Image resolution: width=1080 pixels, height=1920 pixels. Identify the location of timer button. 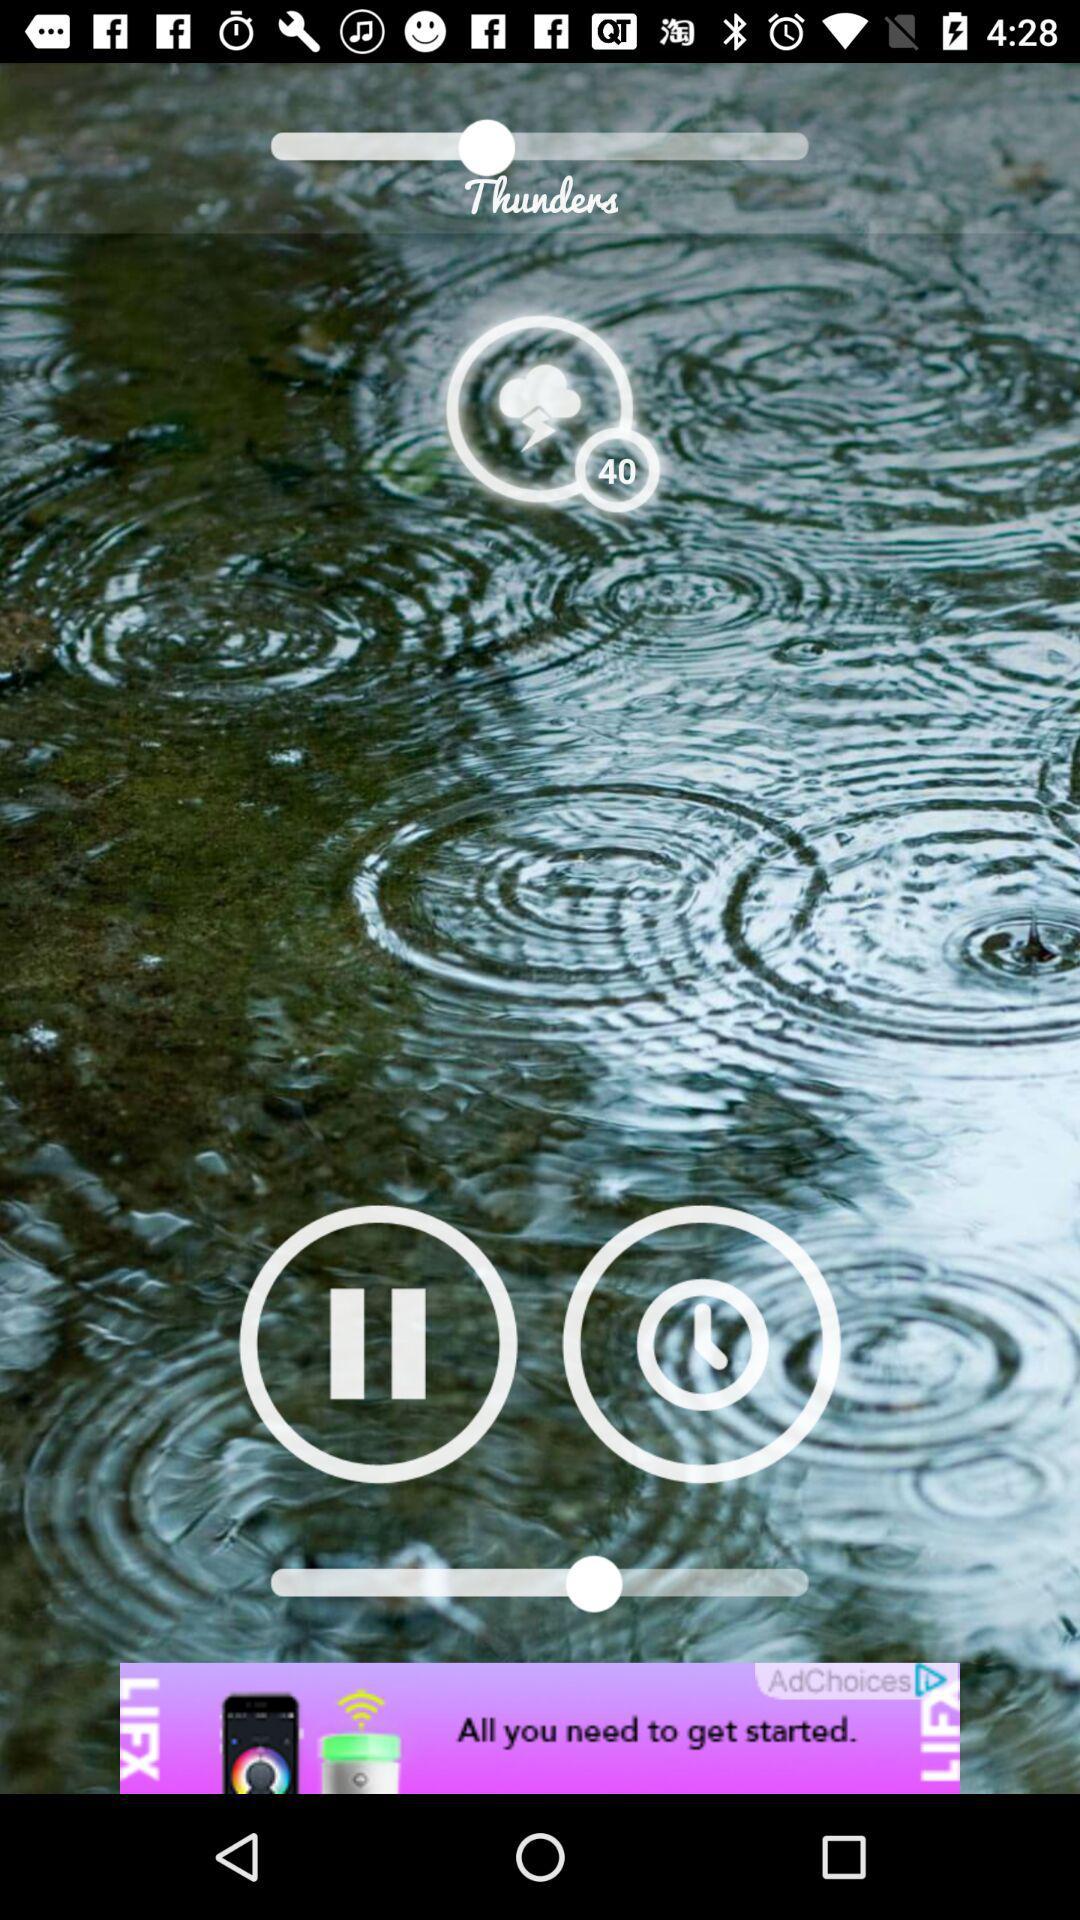
(700, 1343).